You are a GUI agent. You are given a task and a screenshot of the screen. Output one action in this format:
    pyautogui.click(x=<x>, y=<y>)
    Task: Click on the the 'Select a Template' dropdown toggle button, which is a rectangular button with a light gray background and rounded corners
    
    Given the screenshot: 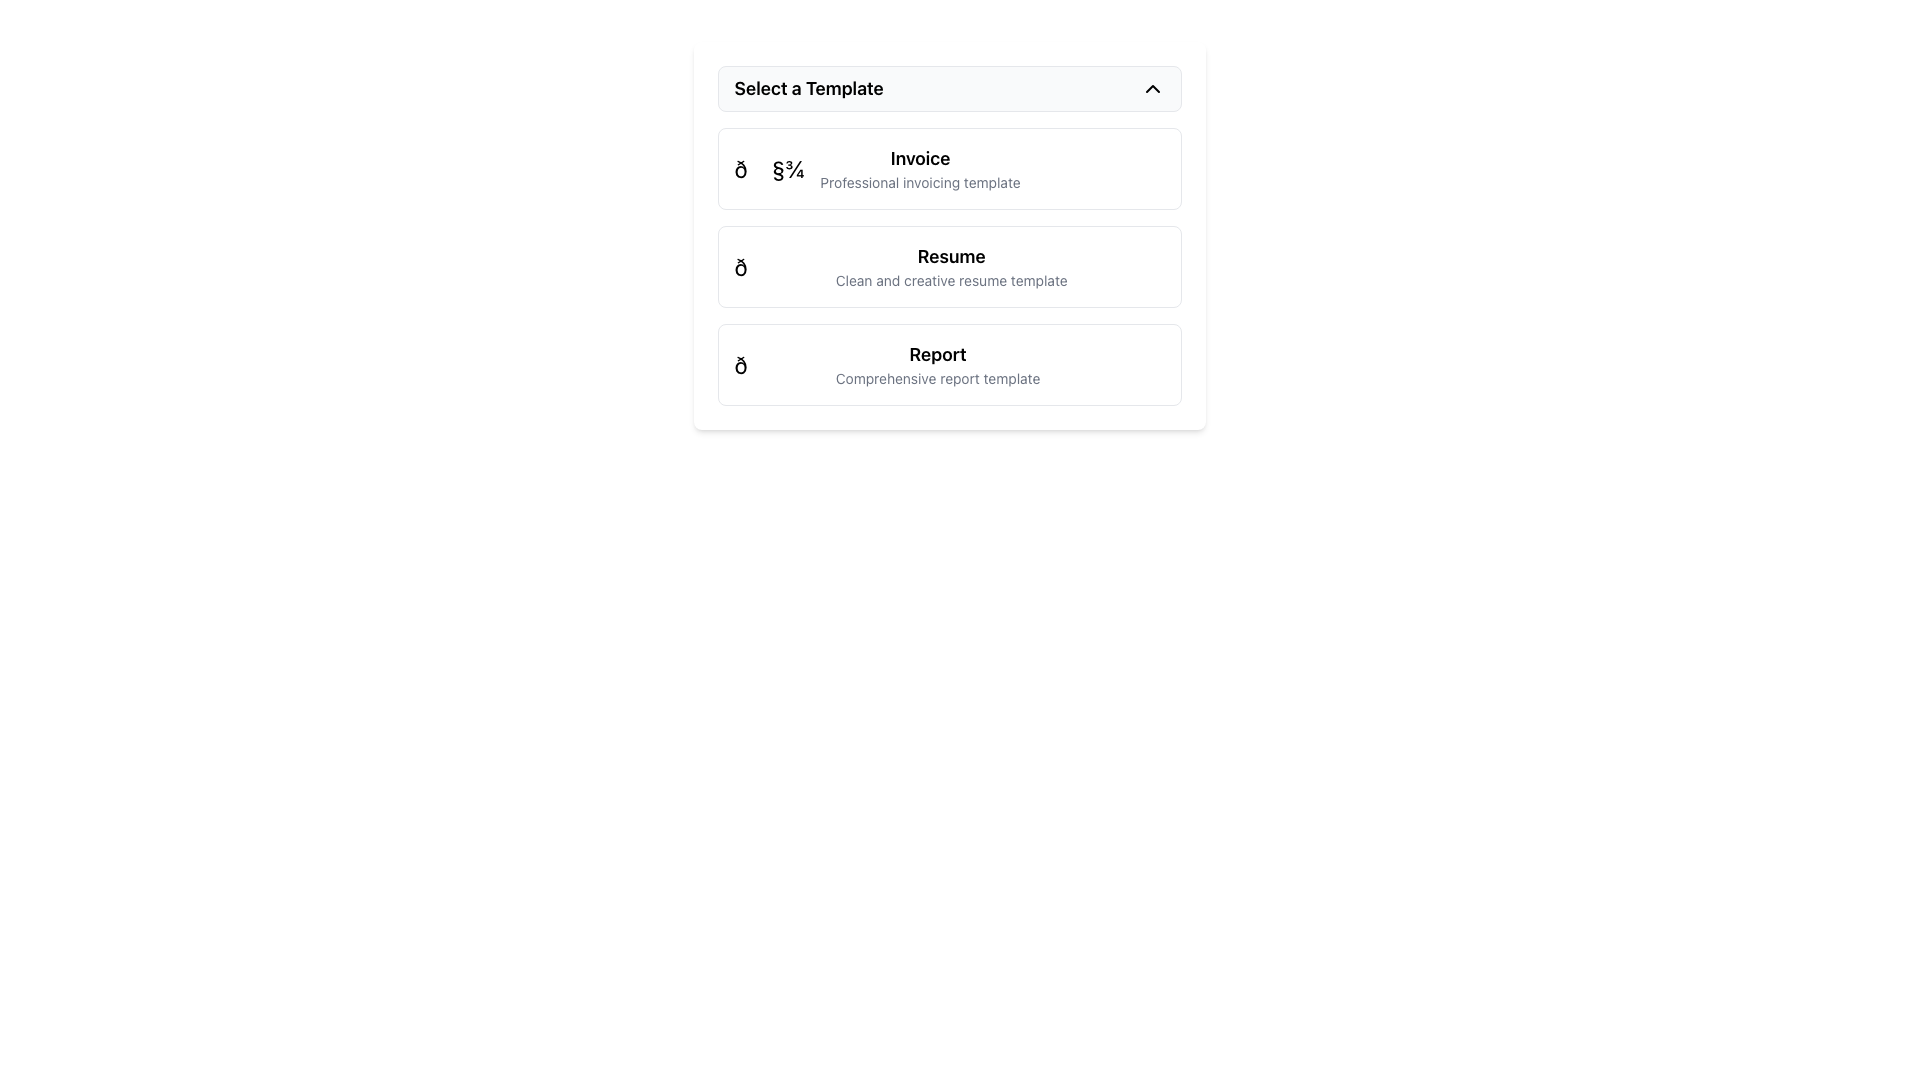 What is the action you would take?
    pyautogui.click(x=948, y=87)
    